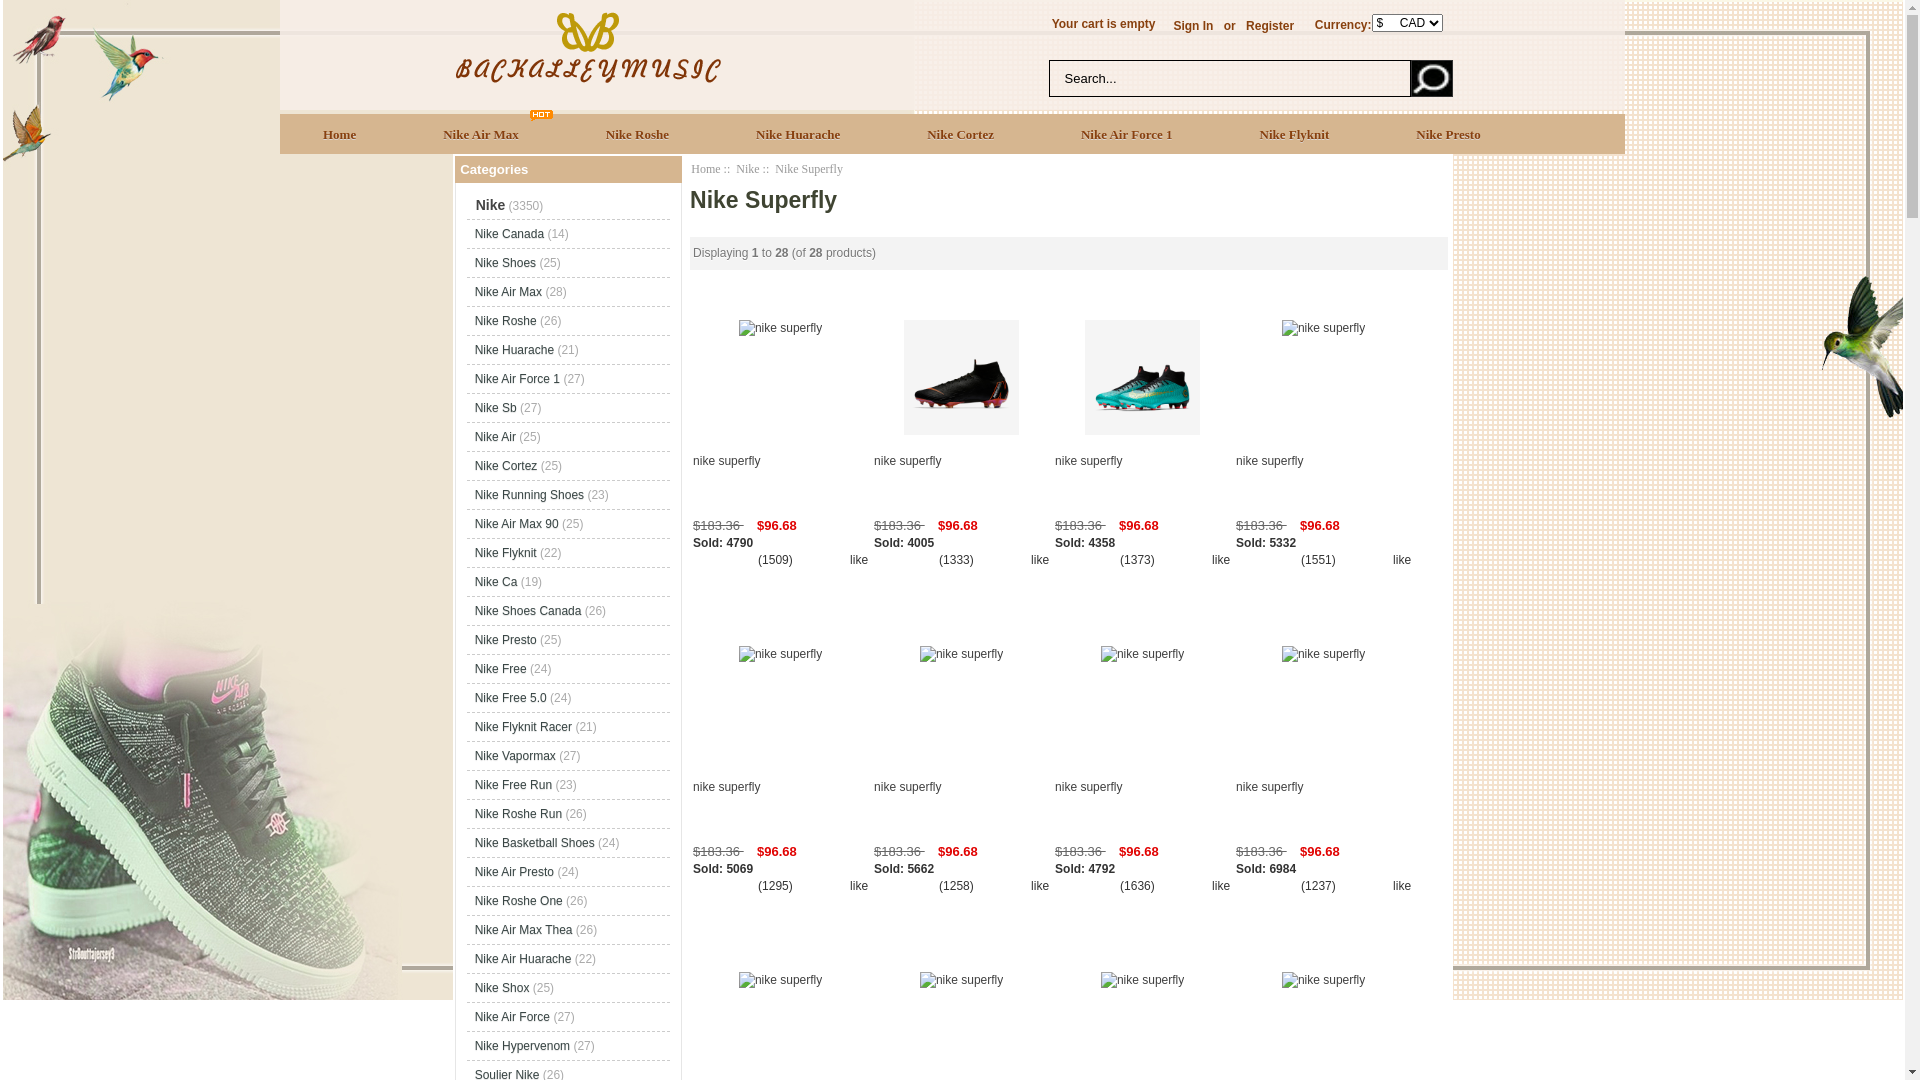 The height and width of the screenshot is (1080, 1920). What do you see at coordinates (510, 697) in the screenshot?
I see `'Nike Free 5.0'` at bounding box center [510, 697].